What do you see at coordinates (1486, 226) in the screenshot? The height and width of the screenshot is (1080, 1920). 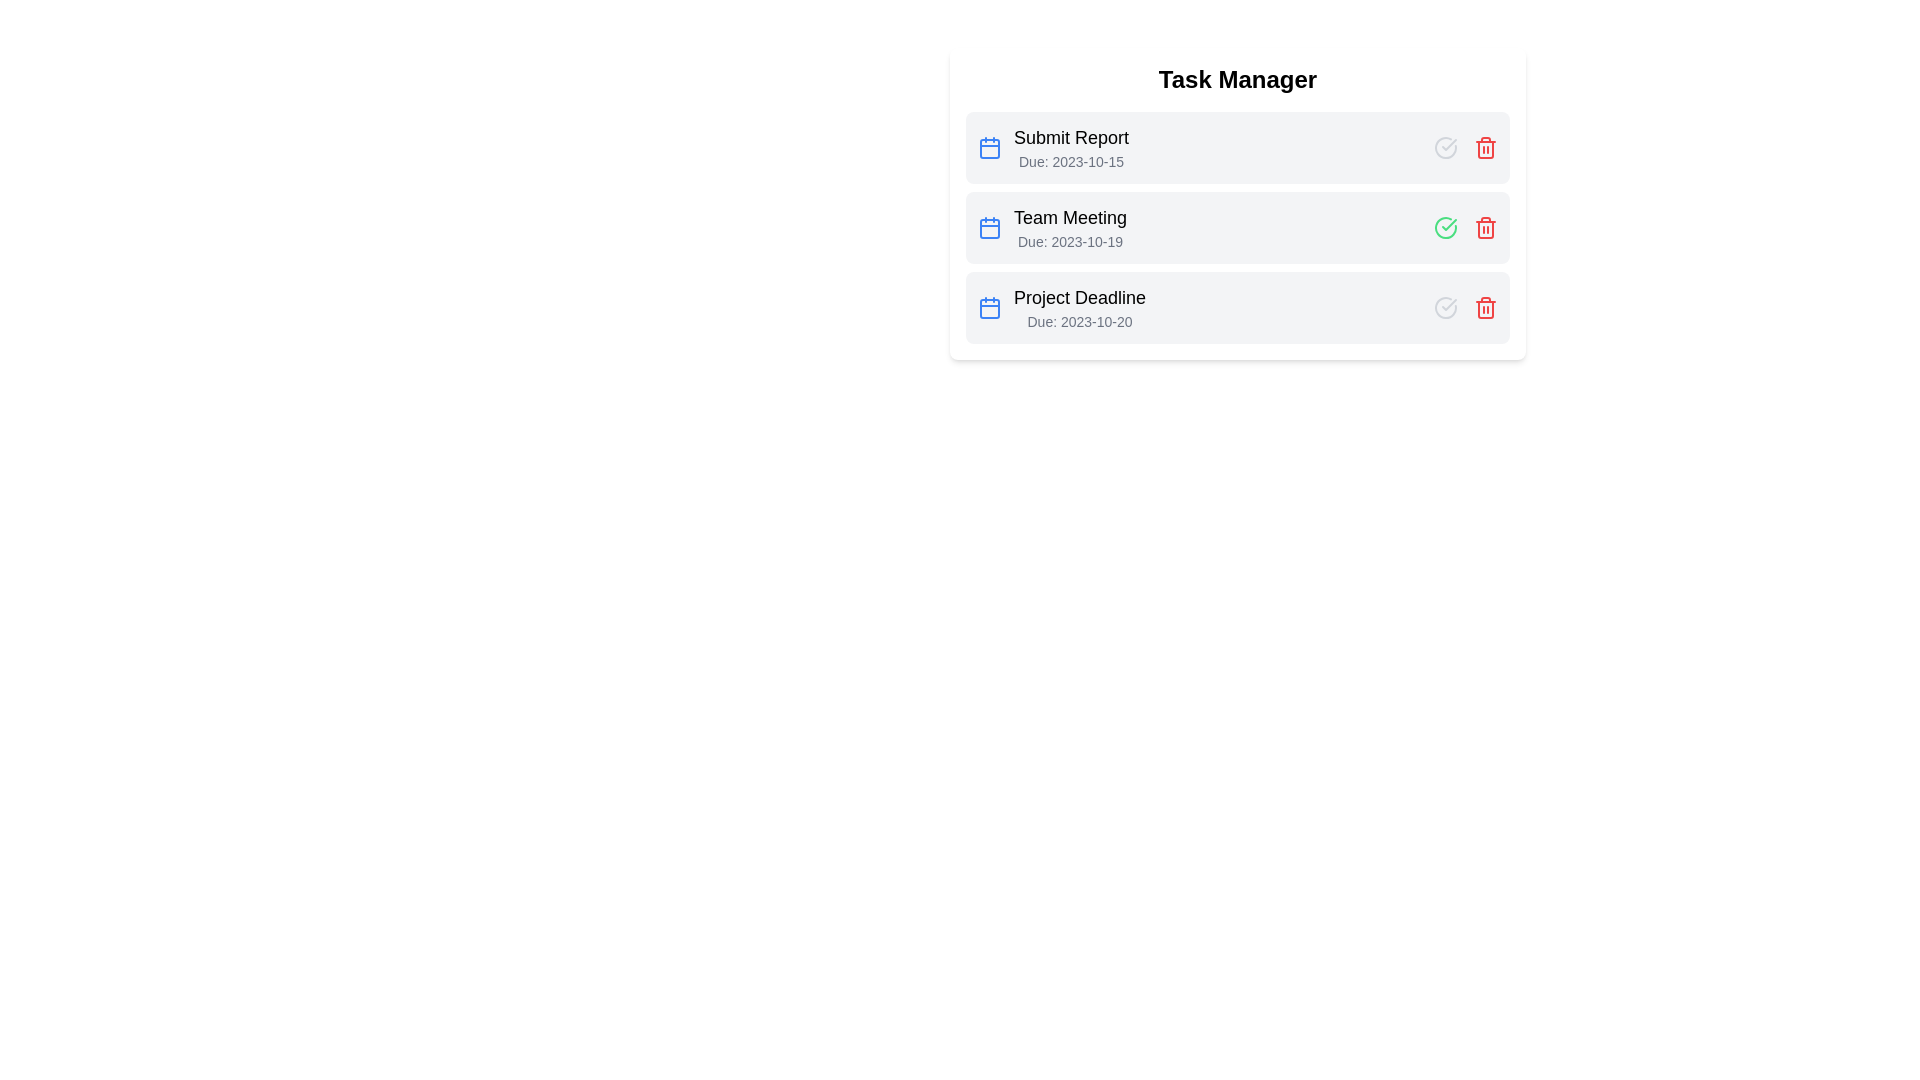 I see `'Remove task' button for the task titled 'Team Meeting'` at bounding box center [1486, 226].